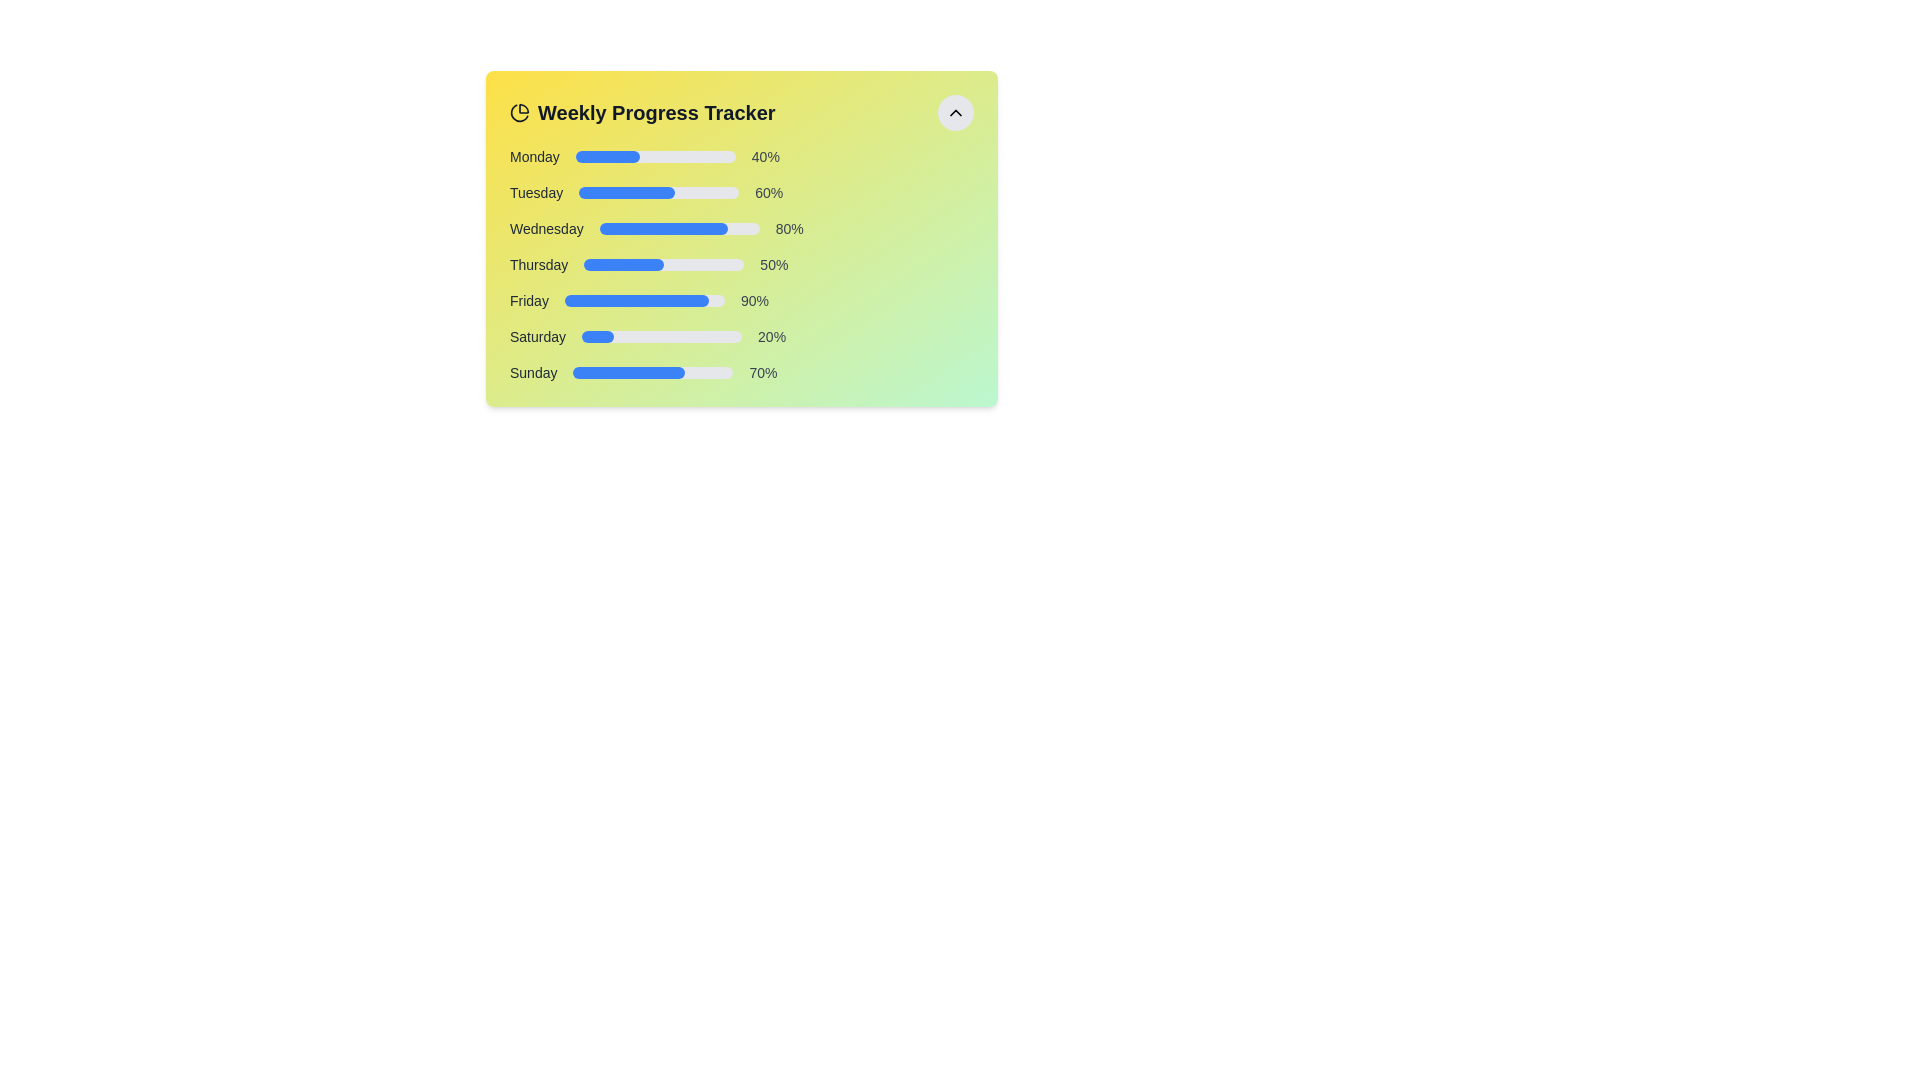  I want to click on the progress bar element for 'Saturday', which is a horizontal bar with a light gray background and a blue filled portion representing 20%, so click(662, 335).